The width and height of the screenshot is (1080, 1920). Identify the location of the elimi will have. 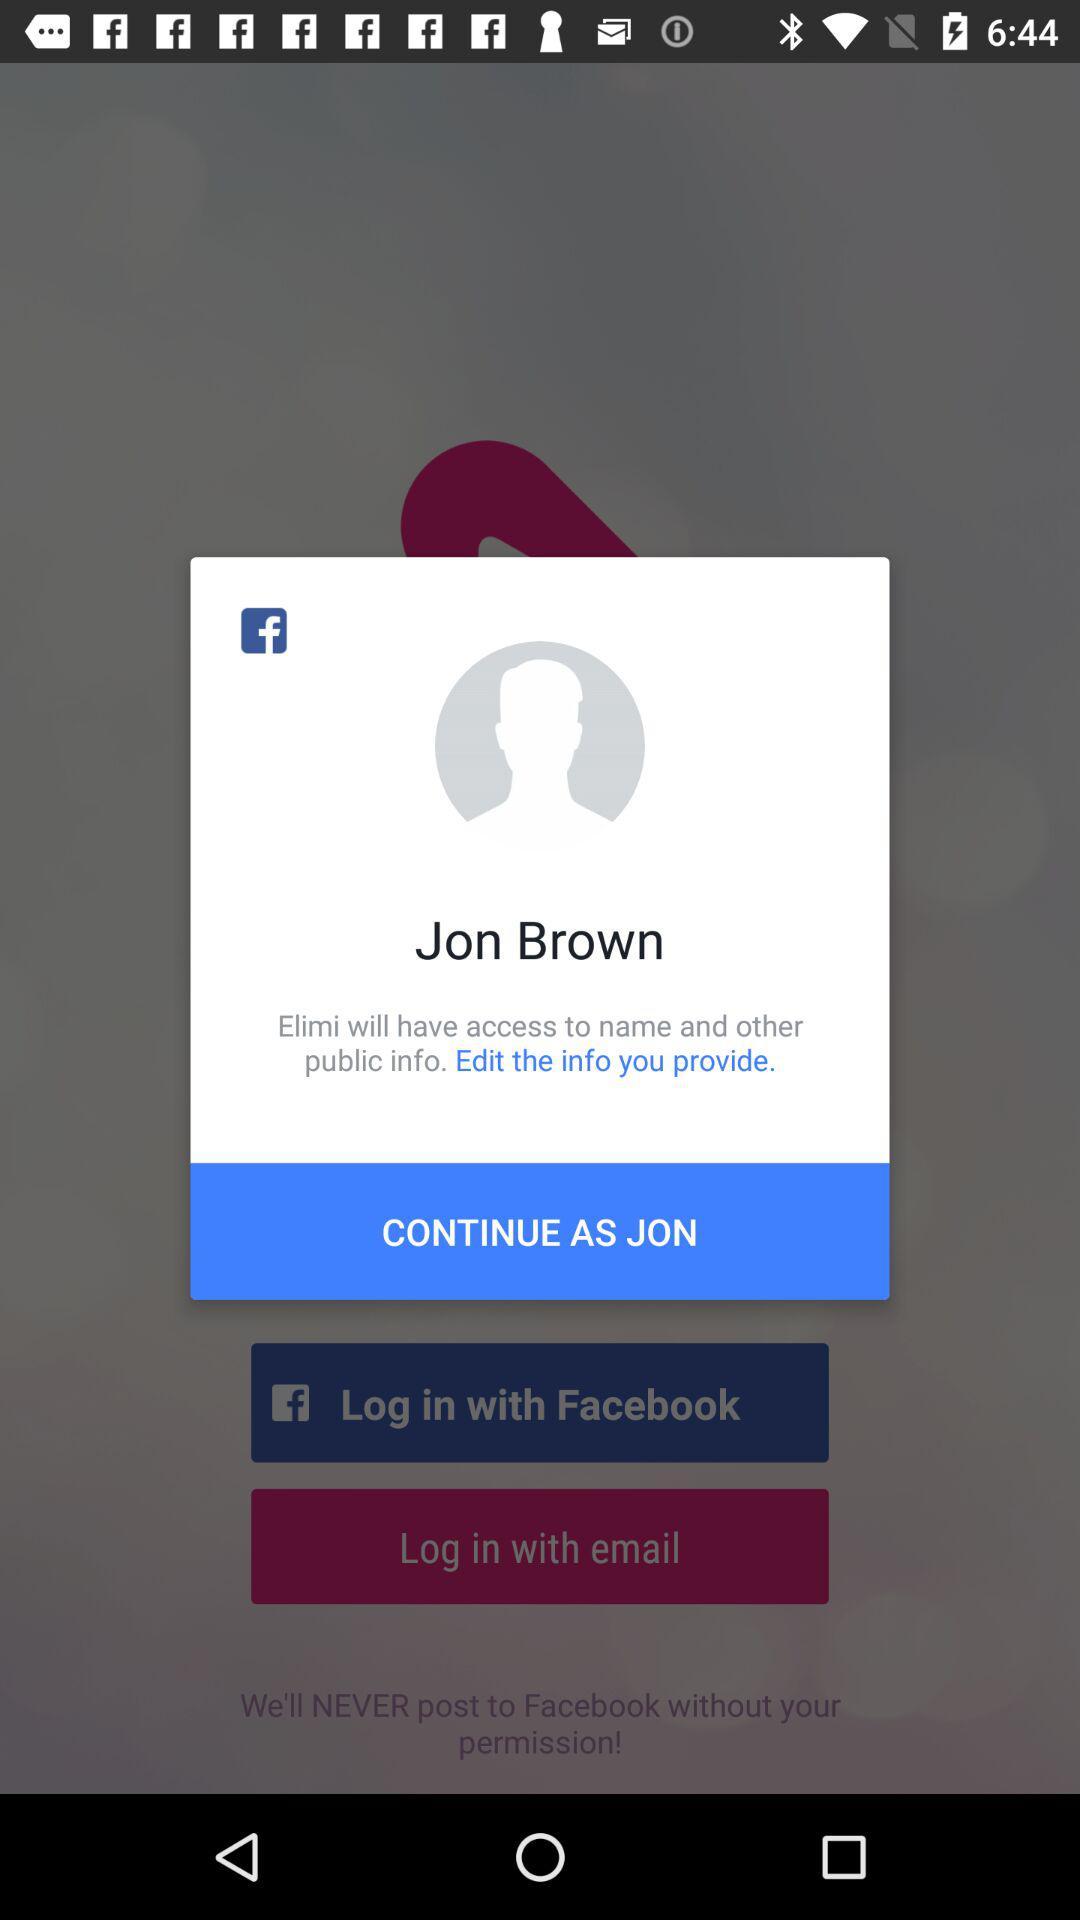
(540, 1041).